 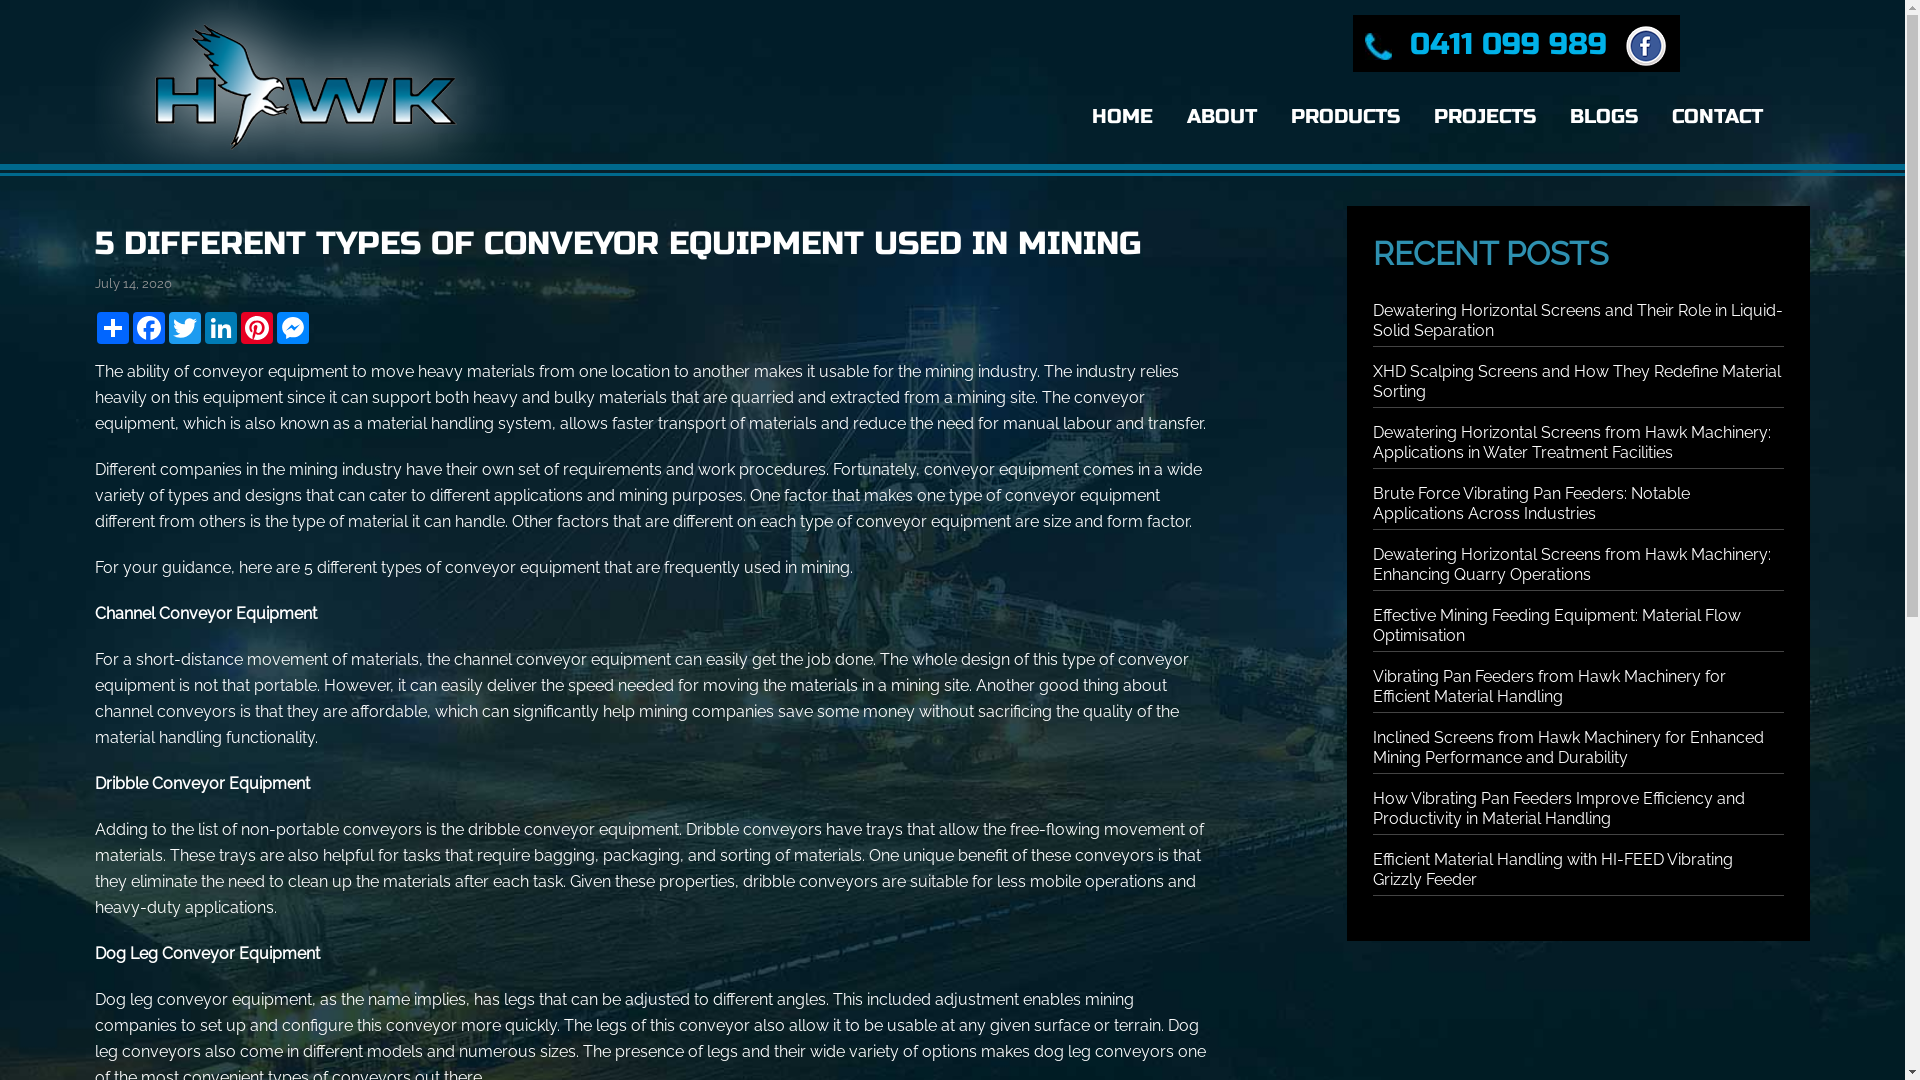 What do you see at coordinates (1221, 116) in the screenshot?
I see `'ABOUT'` at bounding box center [1221, 116].